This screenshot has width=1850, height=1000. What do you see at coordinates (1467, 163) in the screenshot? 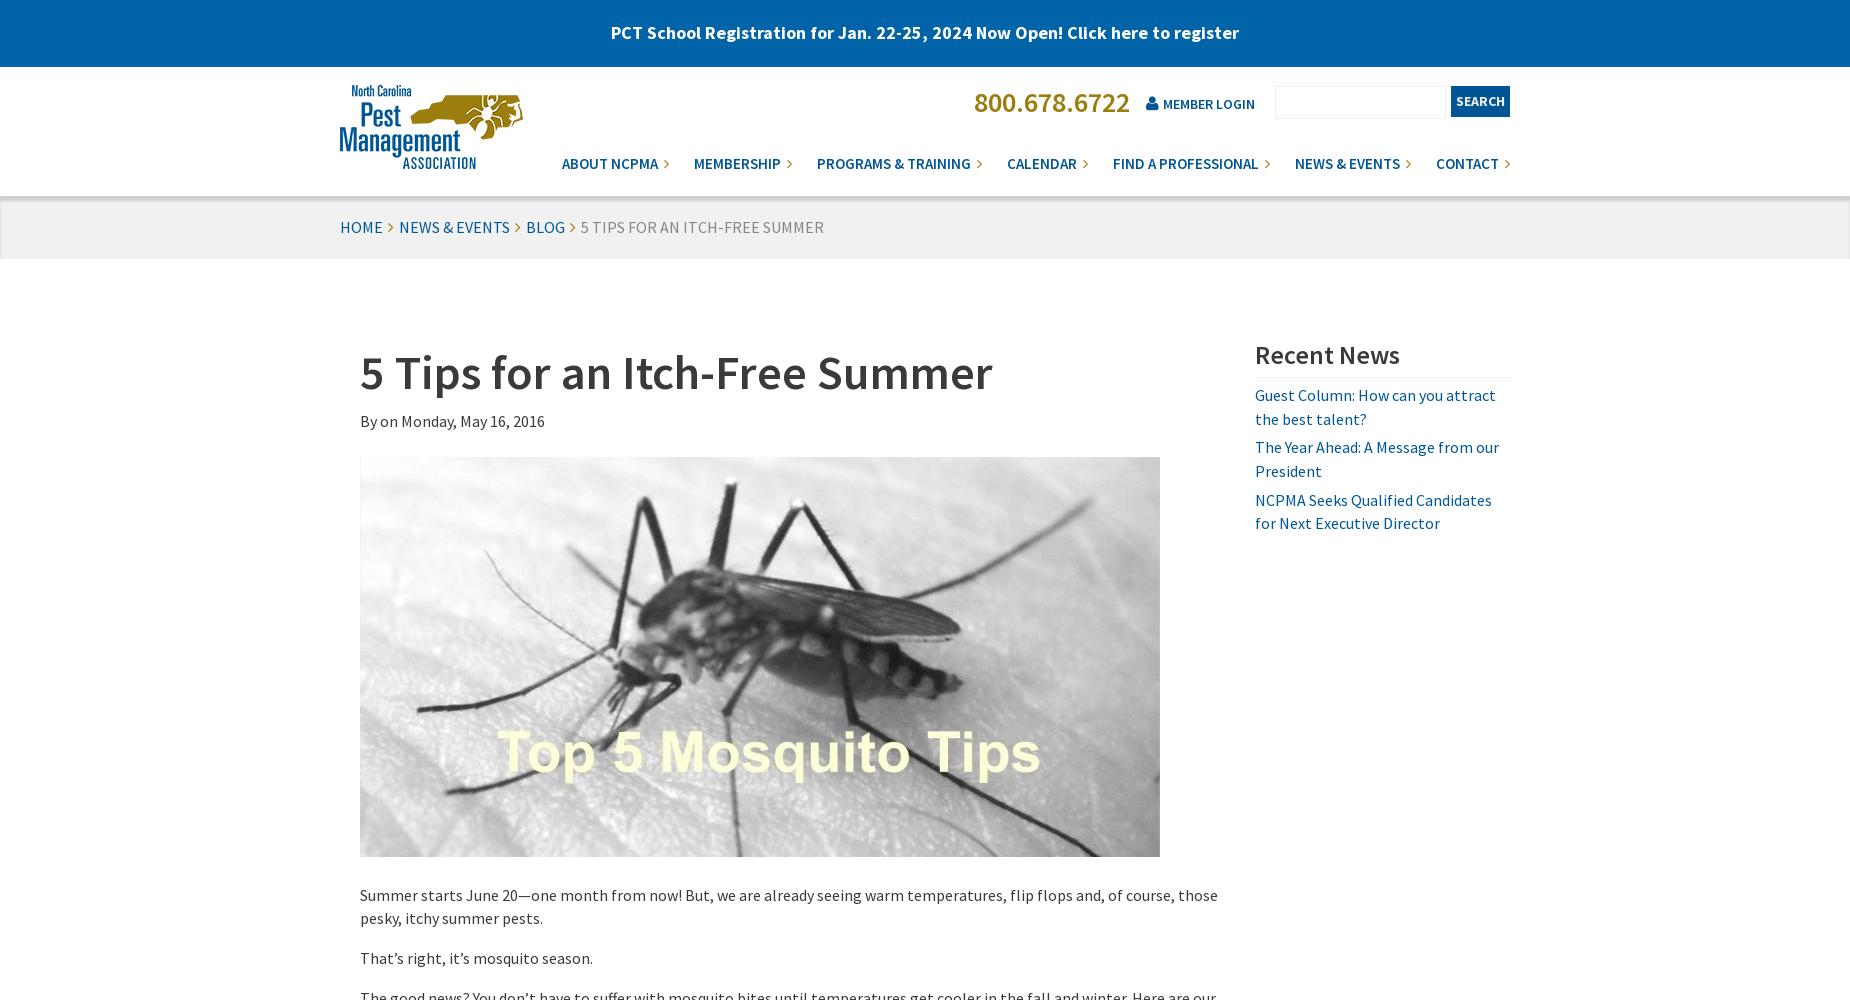
I see `'Contact'` at bounding box center [1467, 163].